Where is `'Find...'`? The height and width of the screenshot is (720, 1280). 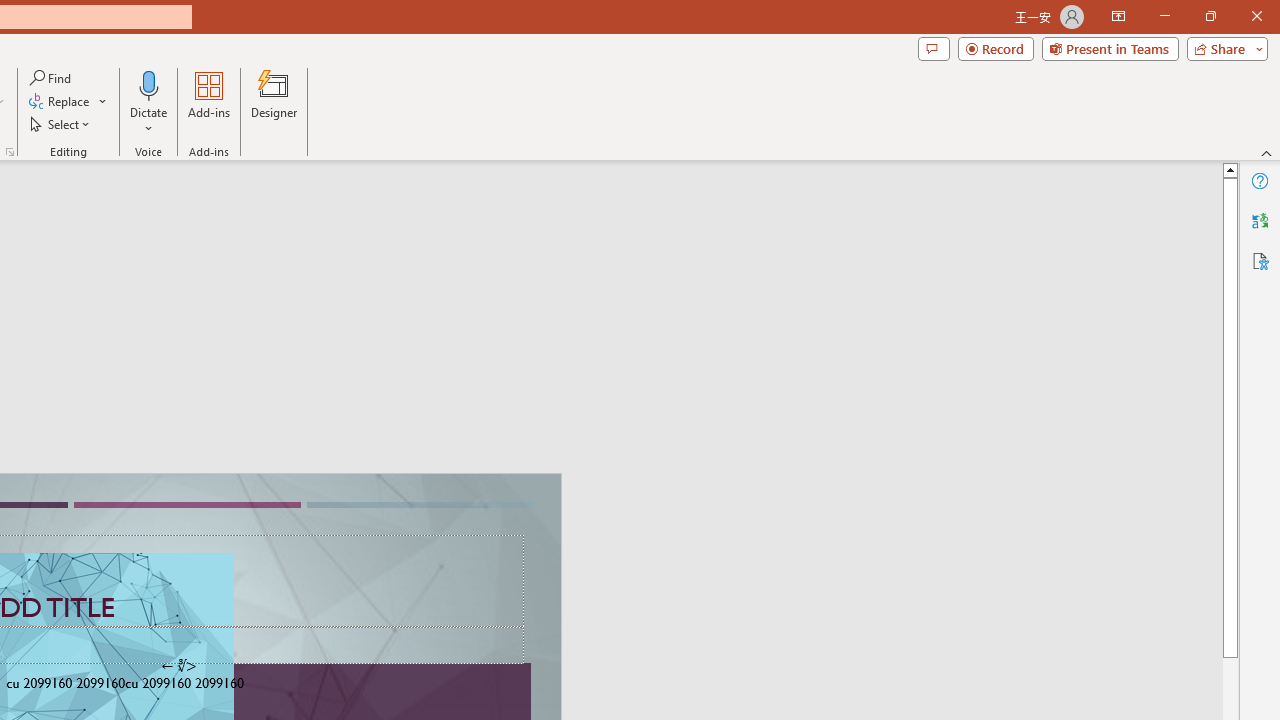
'Find...' is located at coordinates (51, 77).